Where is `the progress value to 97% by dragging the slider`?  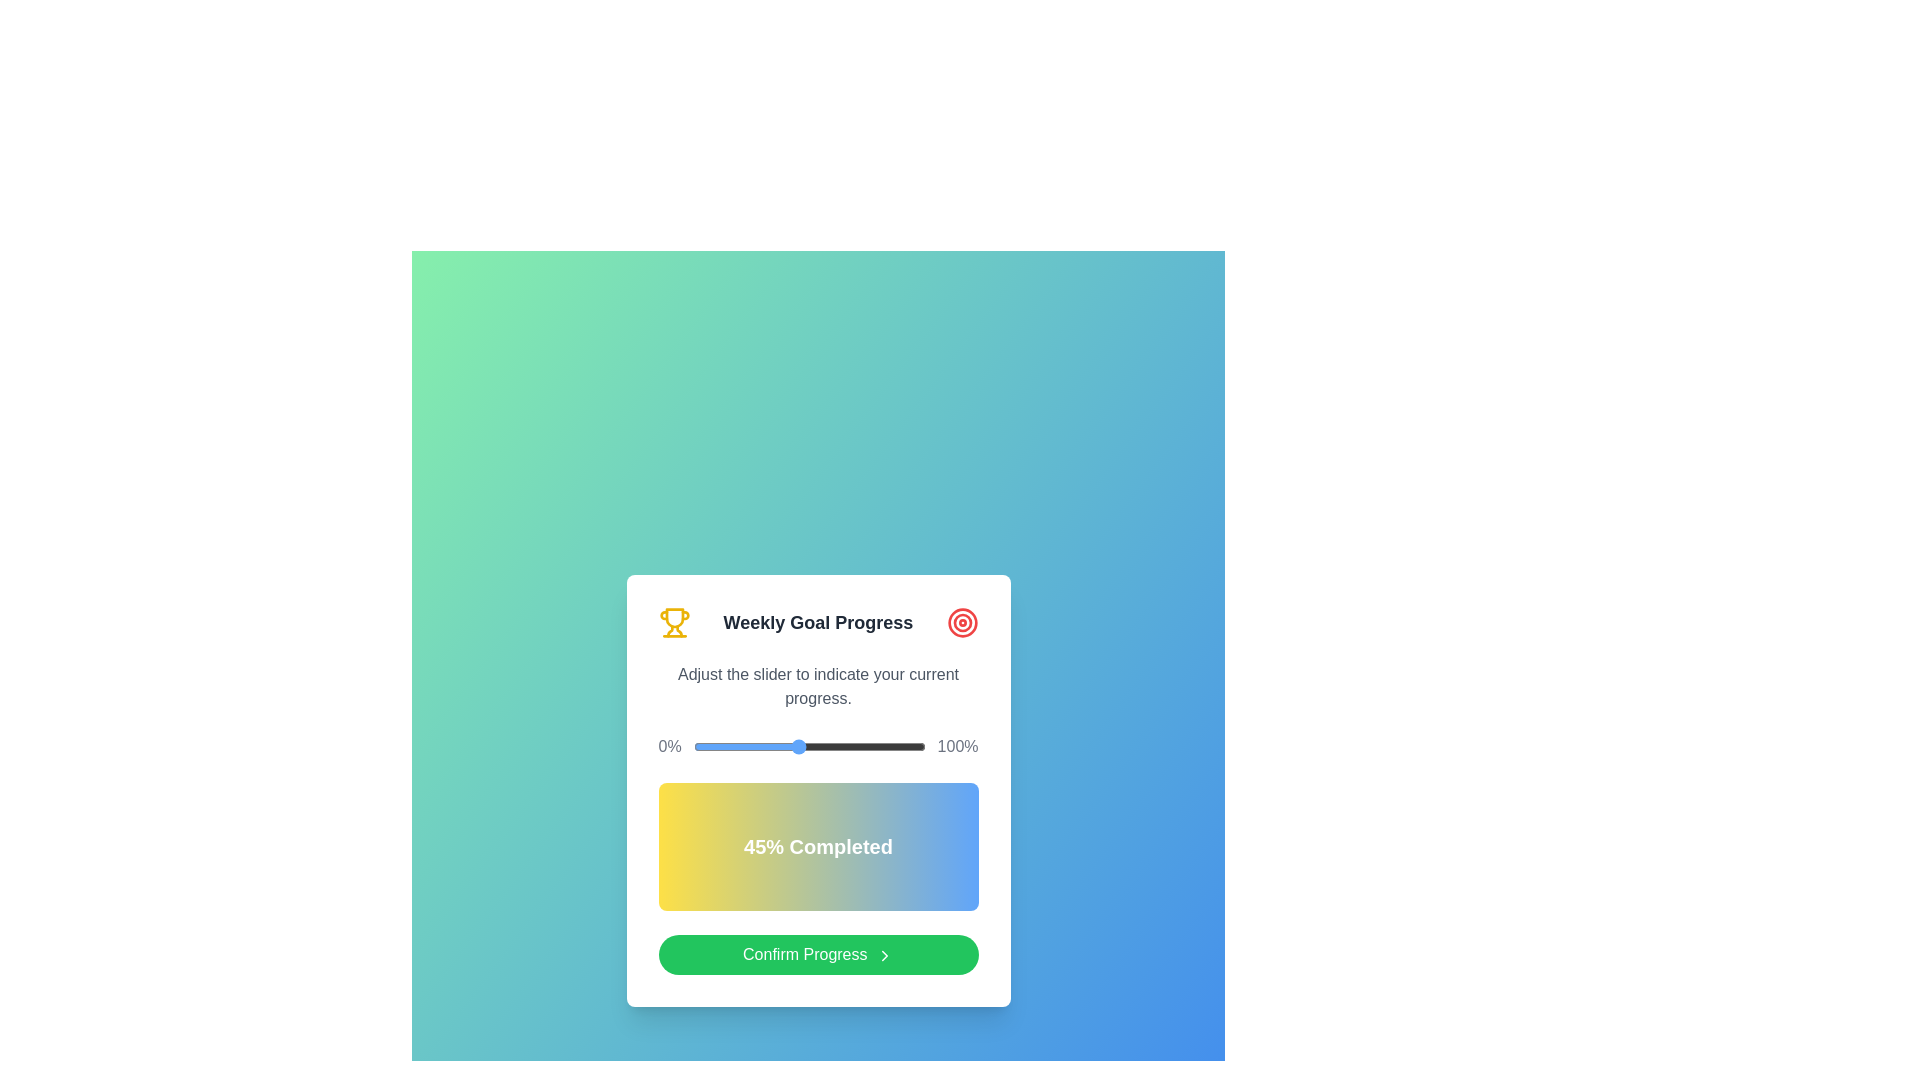 the progress value to 97% by dragging the slider is located at coordinates (917, 747).